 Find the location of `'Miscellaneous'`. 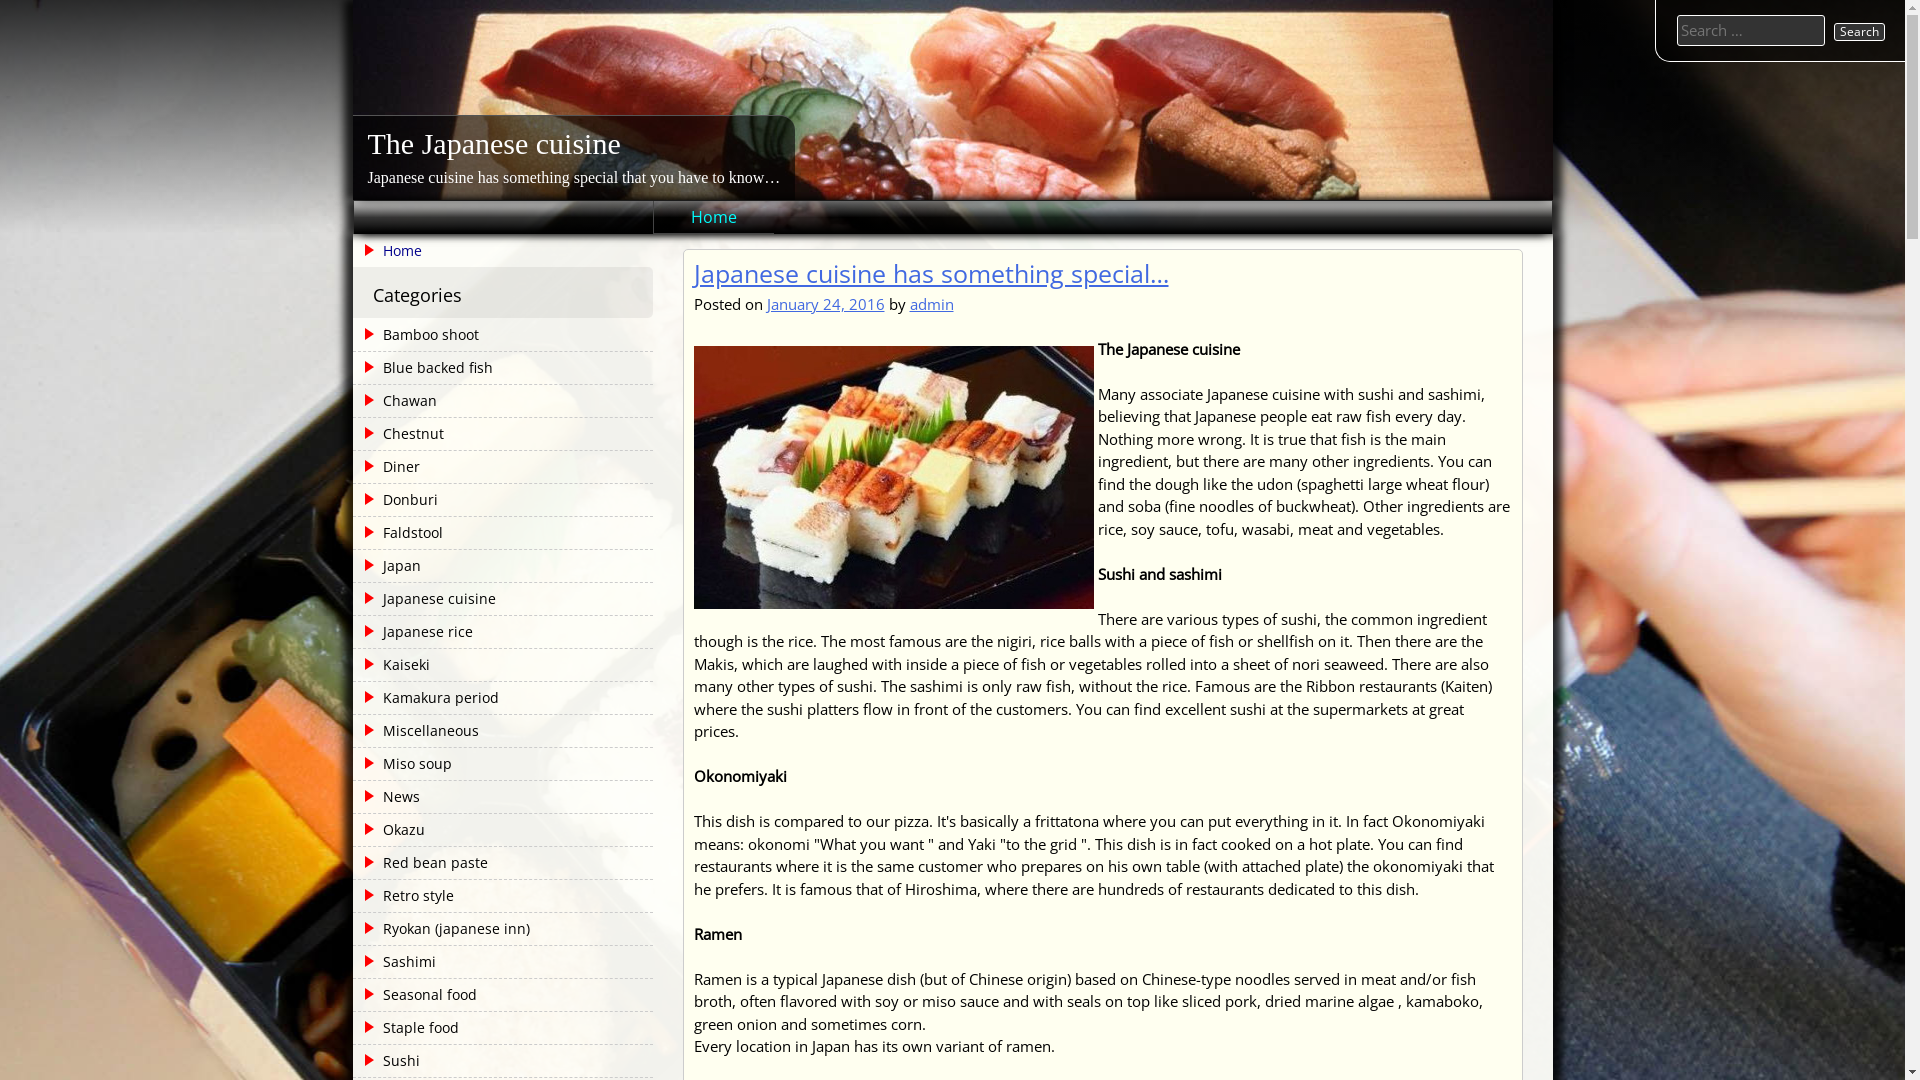

'Miscellaneous' is located at coordinates (416, 731).